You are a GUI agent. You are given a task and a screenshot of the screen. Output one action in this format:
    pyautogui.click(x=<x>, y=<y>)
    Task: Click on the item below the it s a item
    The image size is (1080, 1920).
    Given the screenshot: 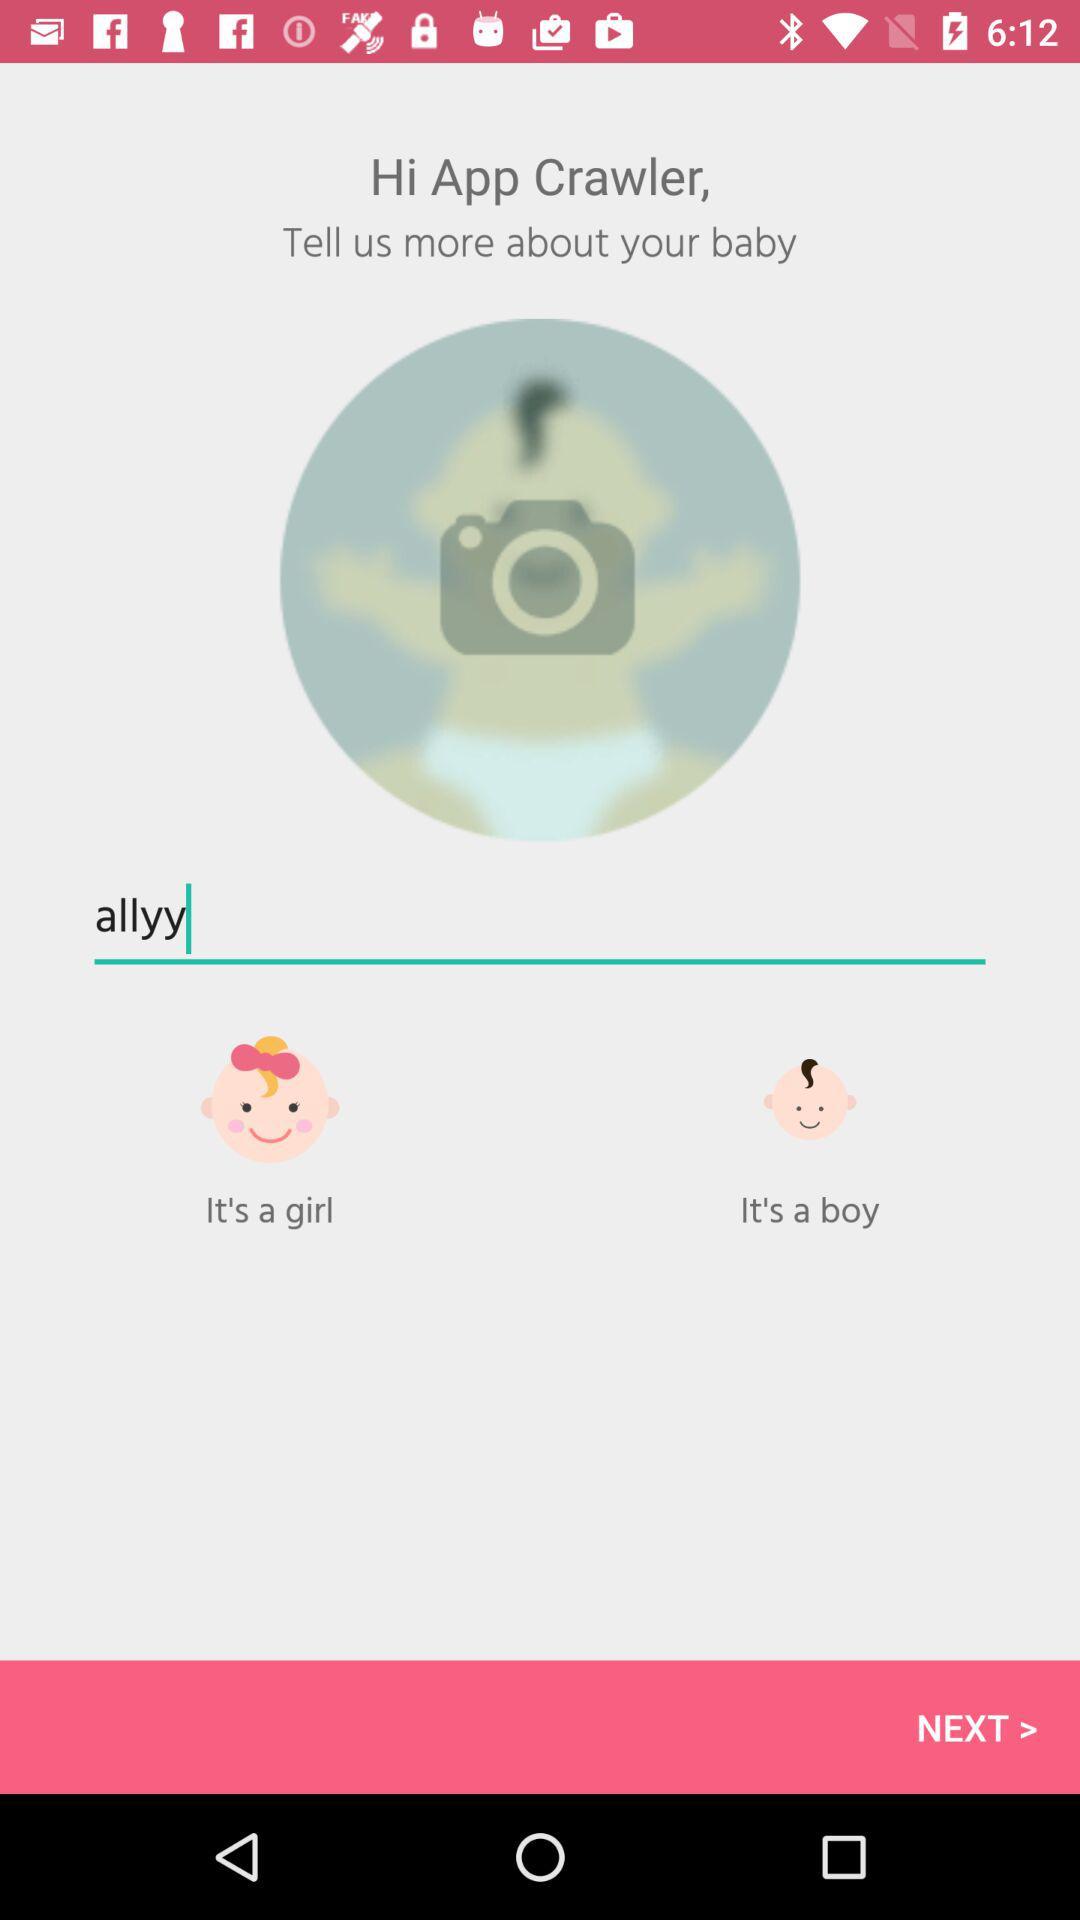 What is the action you would take?
    pyautogui.click(x=540, y=1726)
    